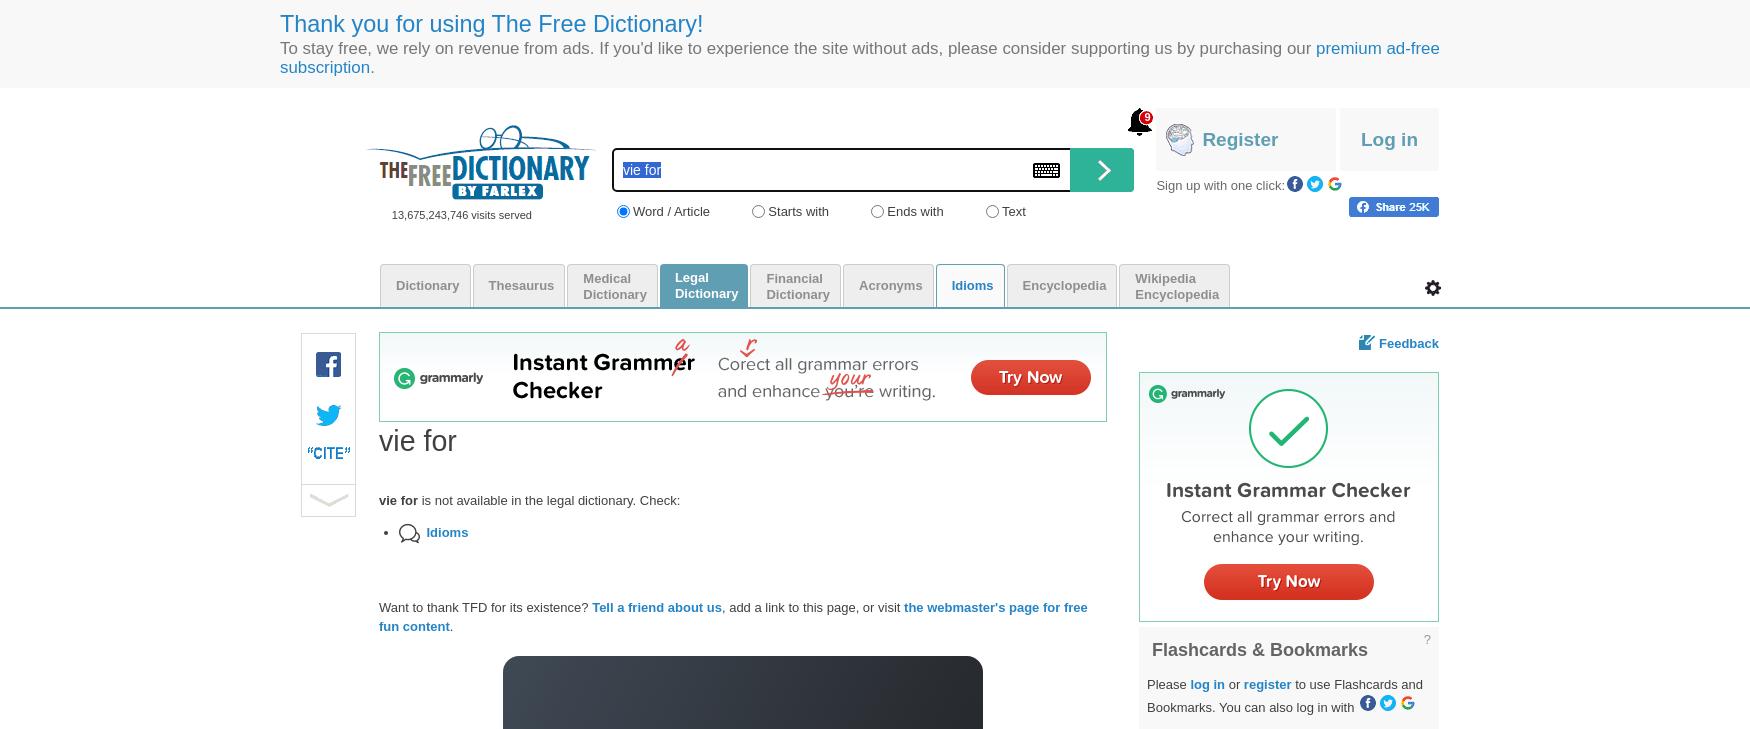 The image size is (1750, 729). I want to click on 'to use Flashcards and Bookmarks. You can also log in with', so click(1284, 695).